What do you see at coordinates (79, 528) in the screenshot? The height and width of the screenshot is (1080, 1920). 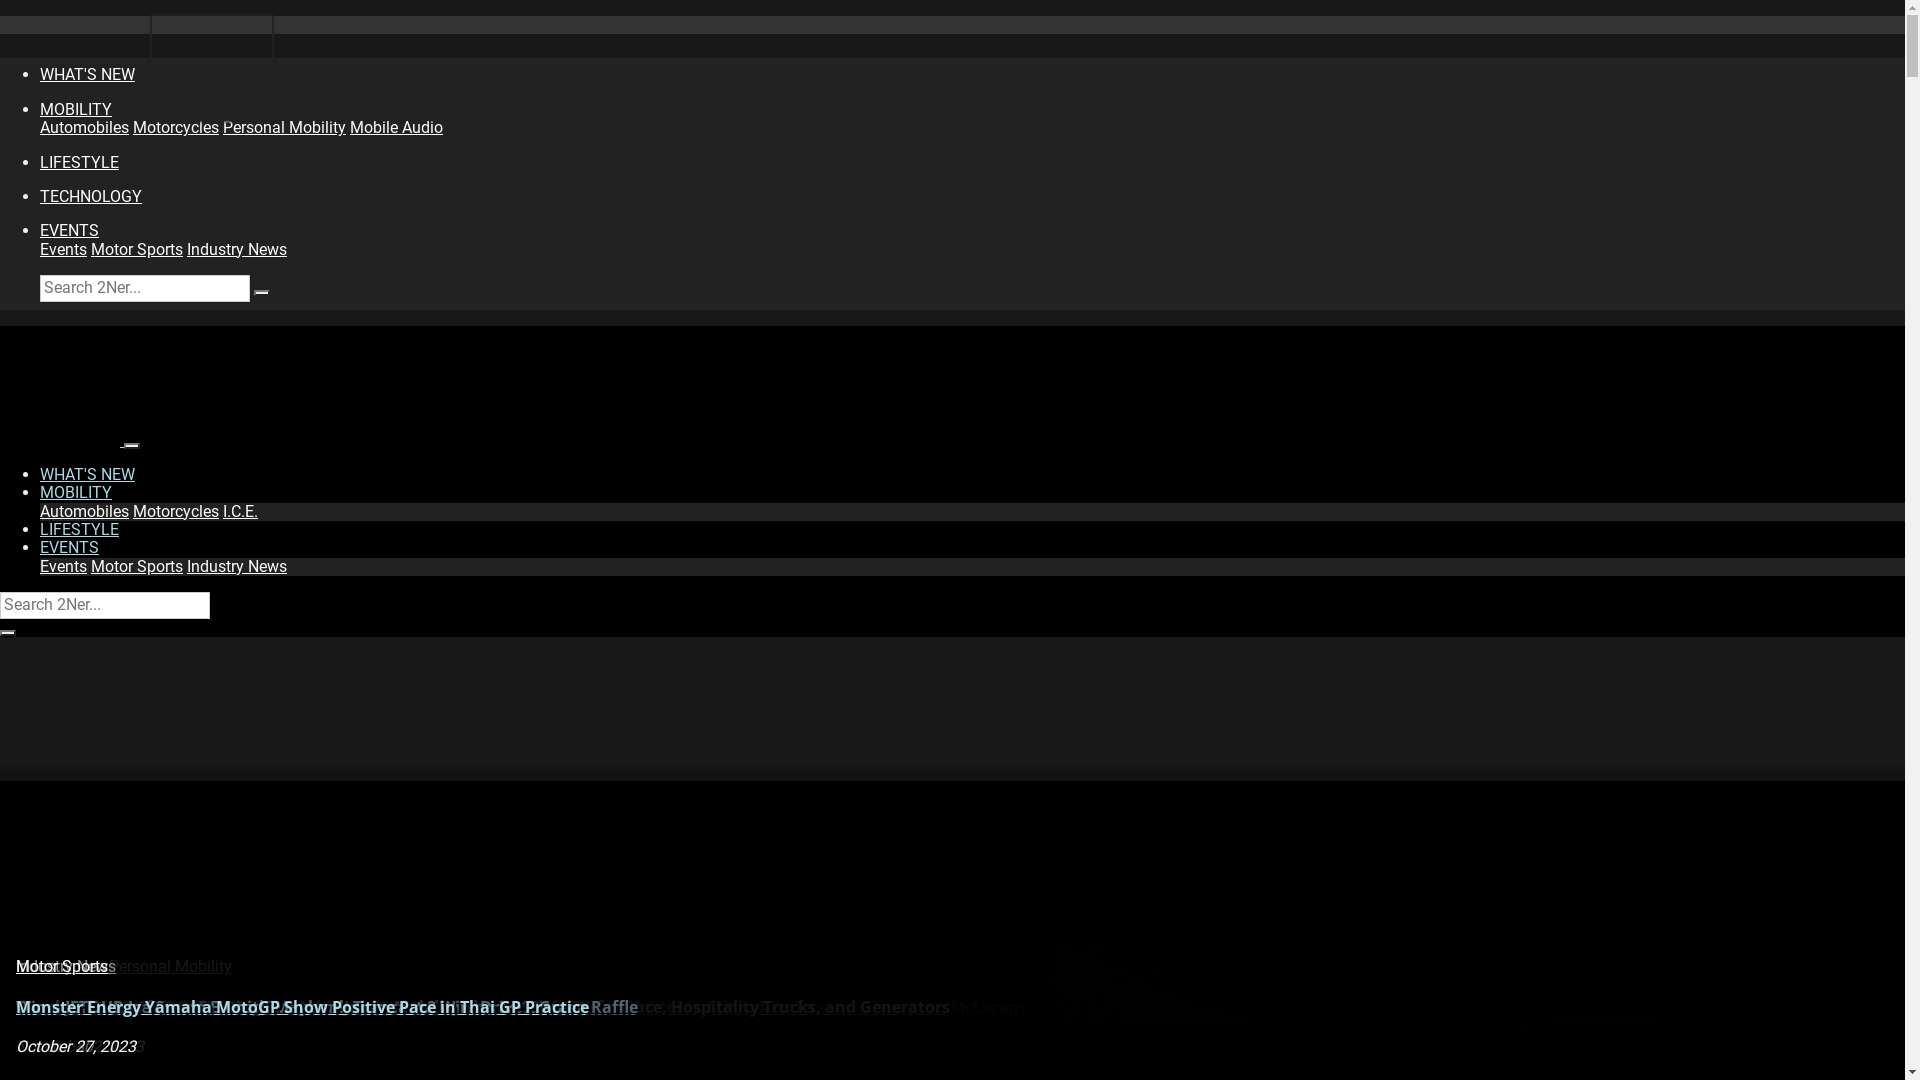 I see `'LIFESTYLE'` at bounding box center [79, 528].